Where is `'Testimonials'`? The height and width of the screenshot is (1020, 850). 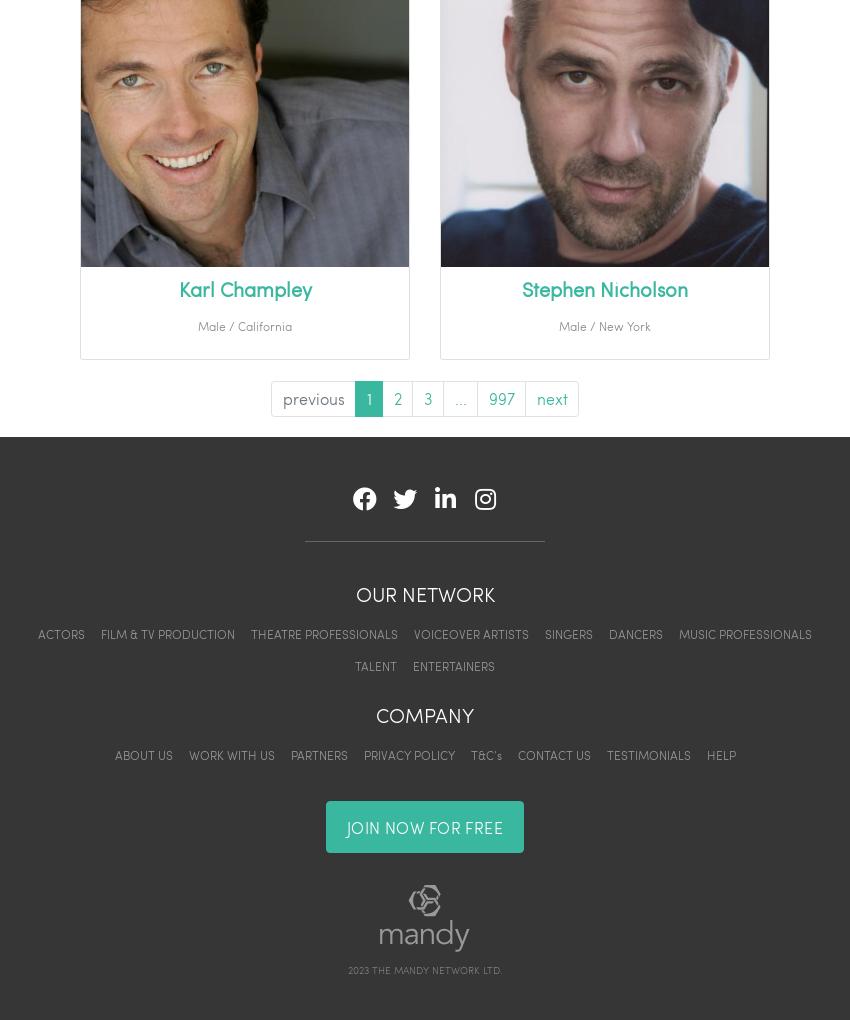 'Testimonials' is located at coordinates (648, 755).